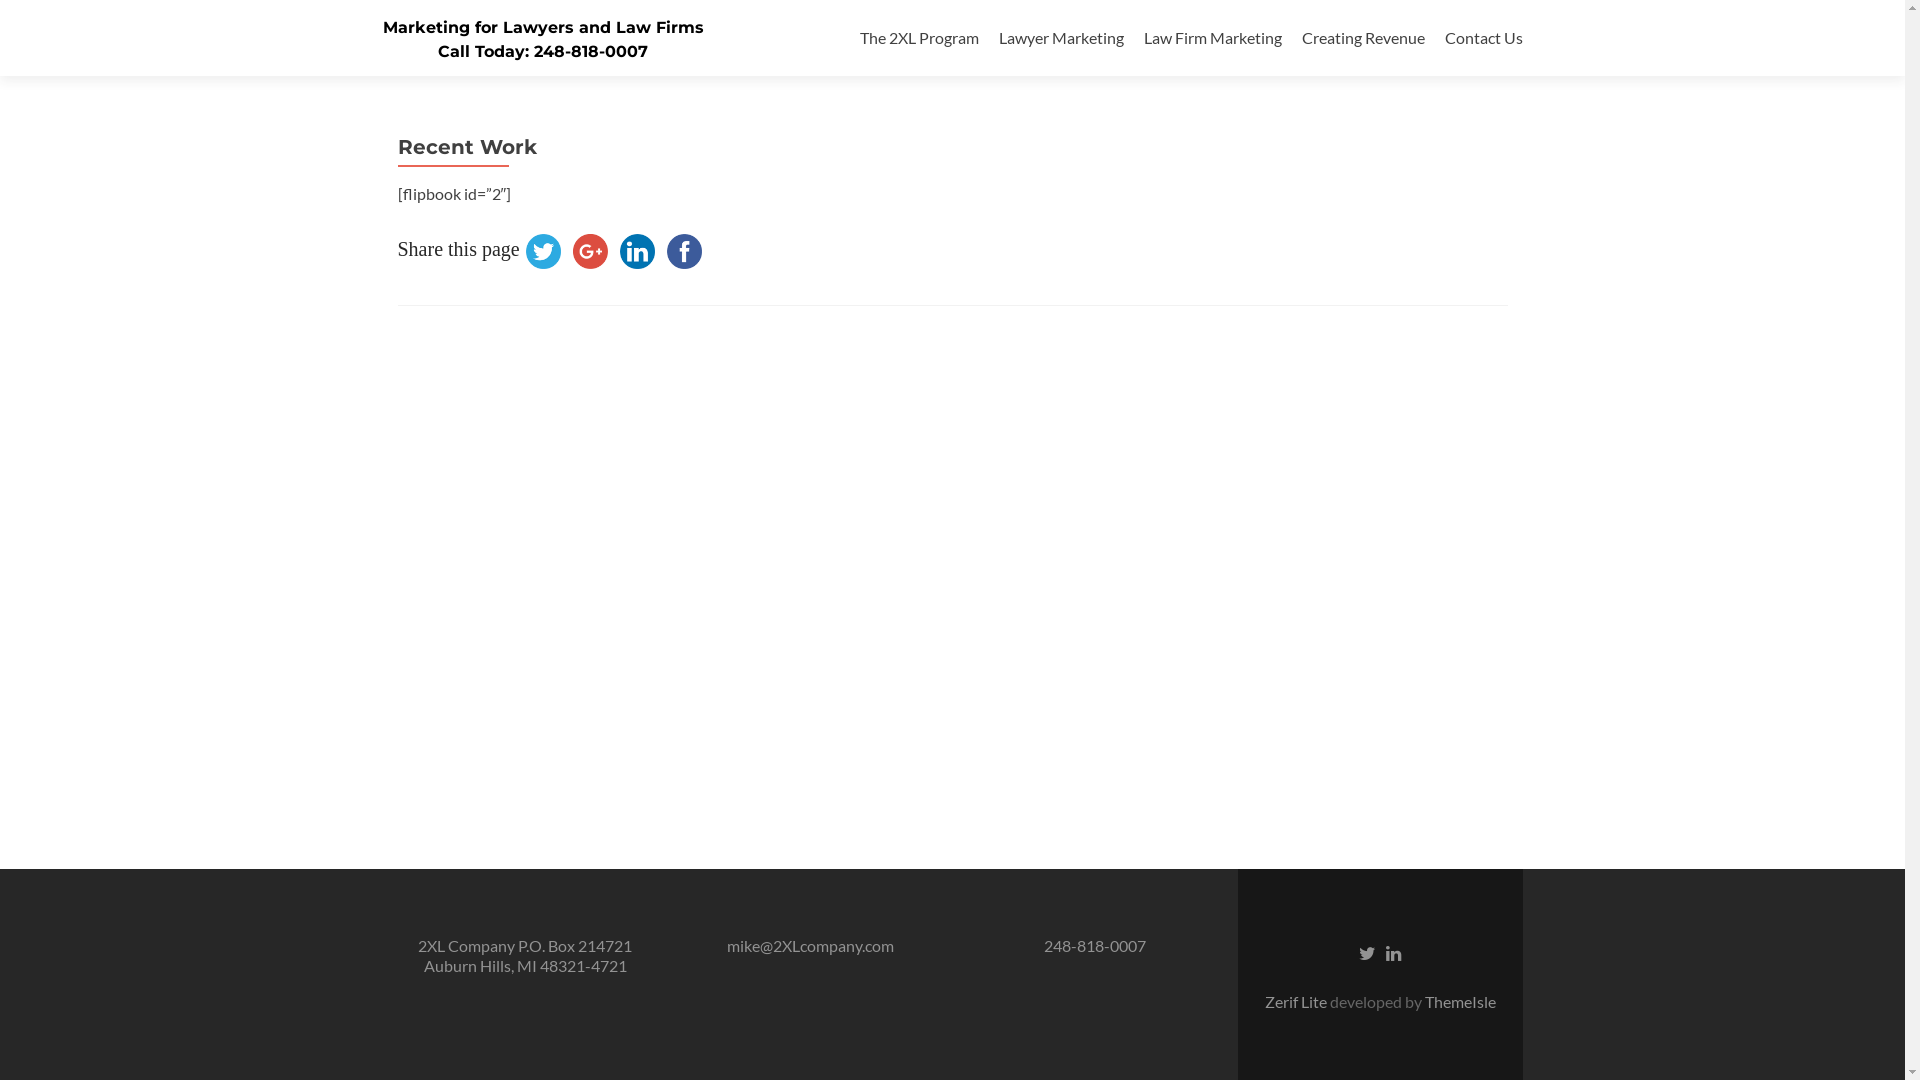 The width and height of the screenshot is (1920, 1080). What do you see at coordinates (1362, 37) in the screenshot?
I see `'Creating Revenue'` at bounding box center [1362, 37].